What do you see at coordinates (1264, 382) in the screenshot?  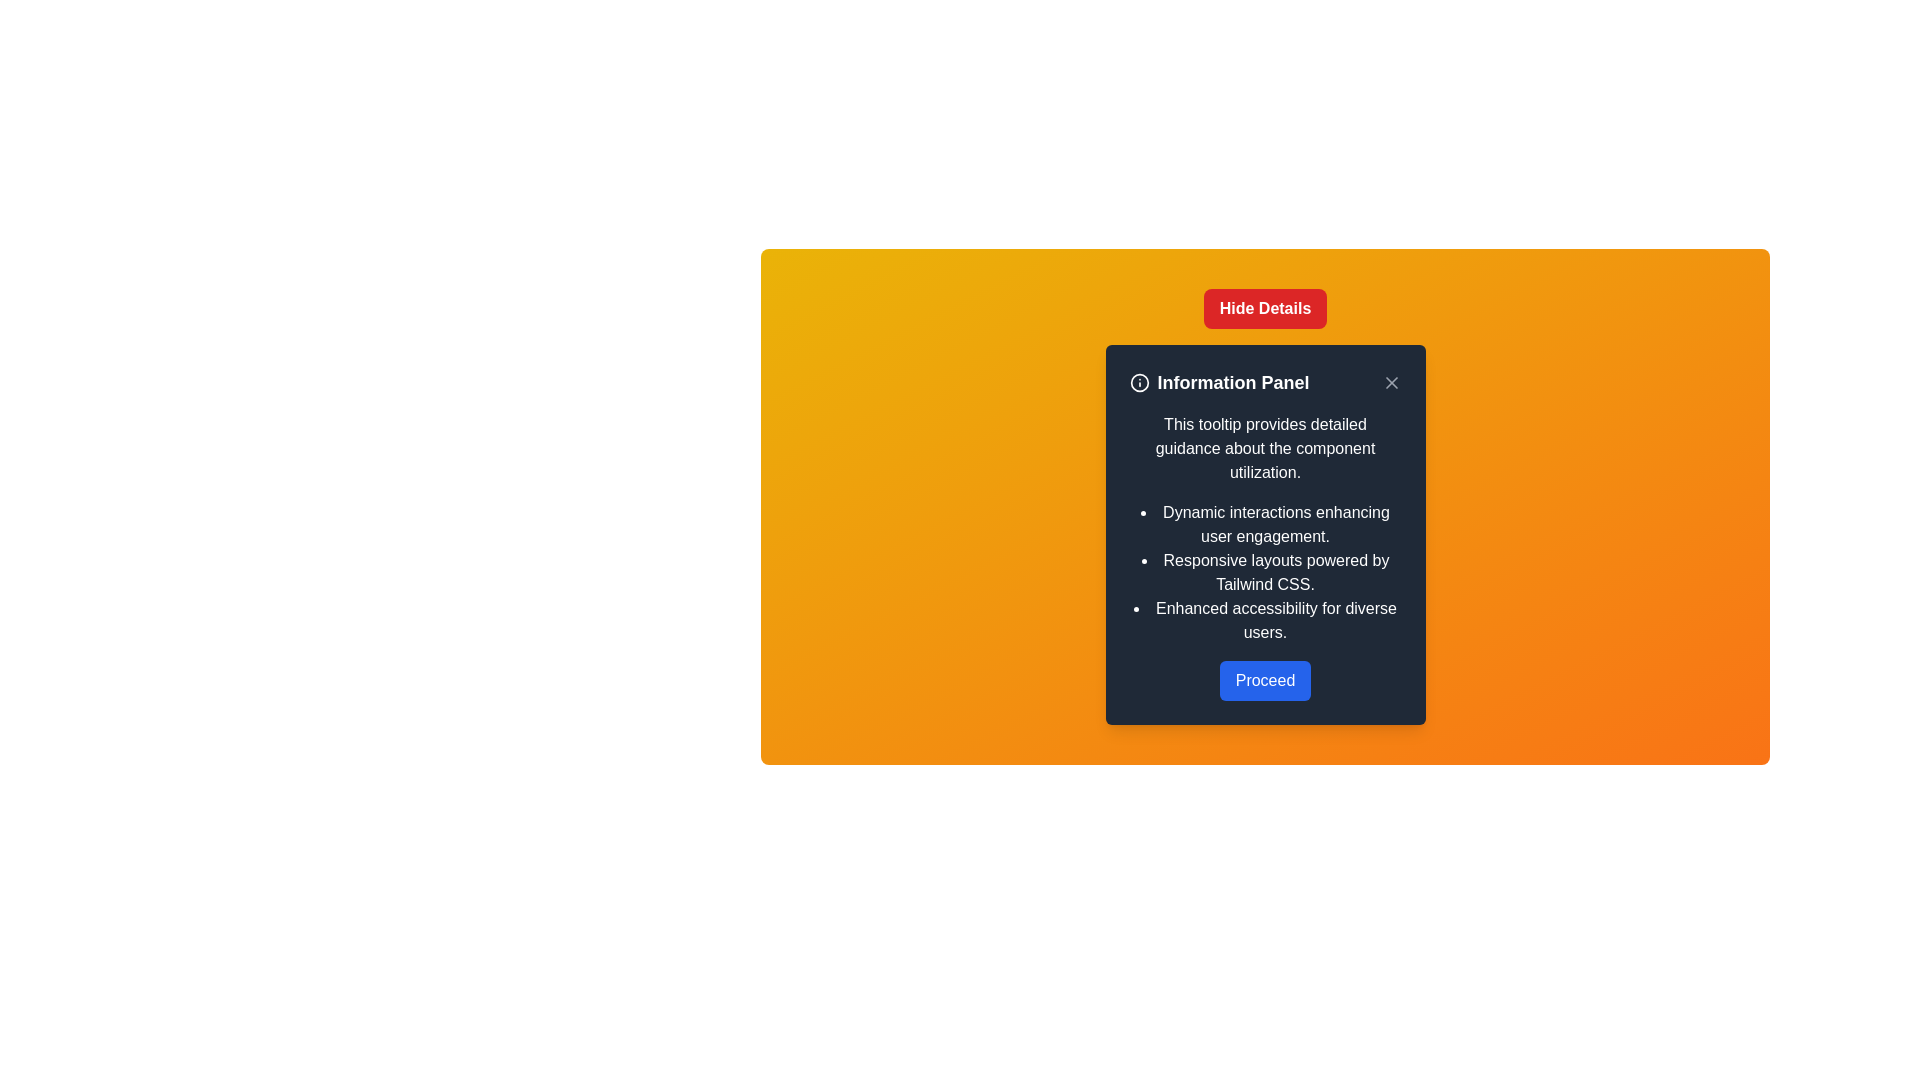 I see `text from the header bar of the tooltip titled 'Information Panel', which includes a close button and is located at the top of the tooltip background` at bounding box center [1264, 382].